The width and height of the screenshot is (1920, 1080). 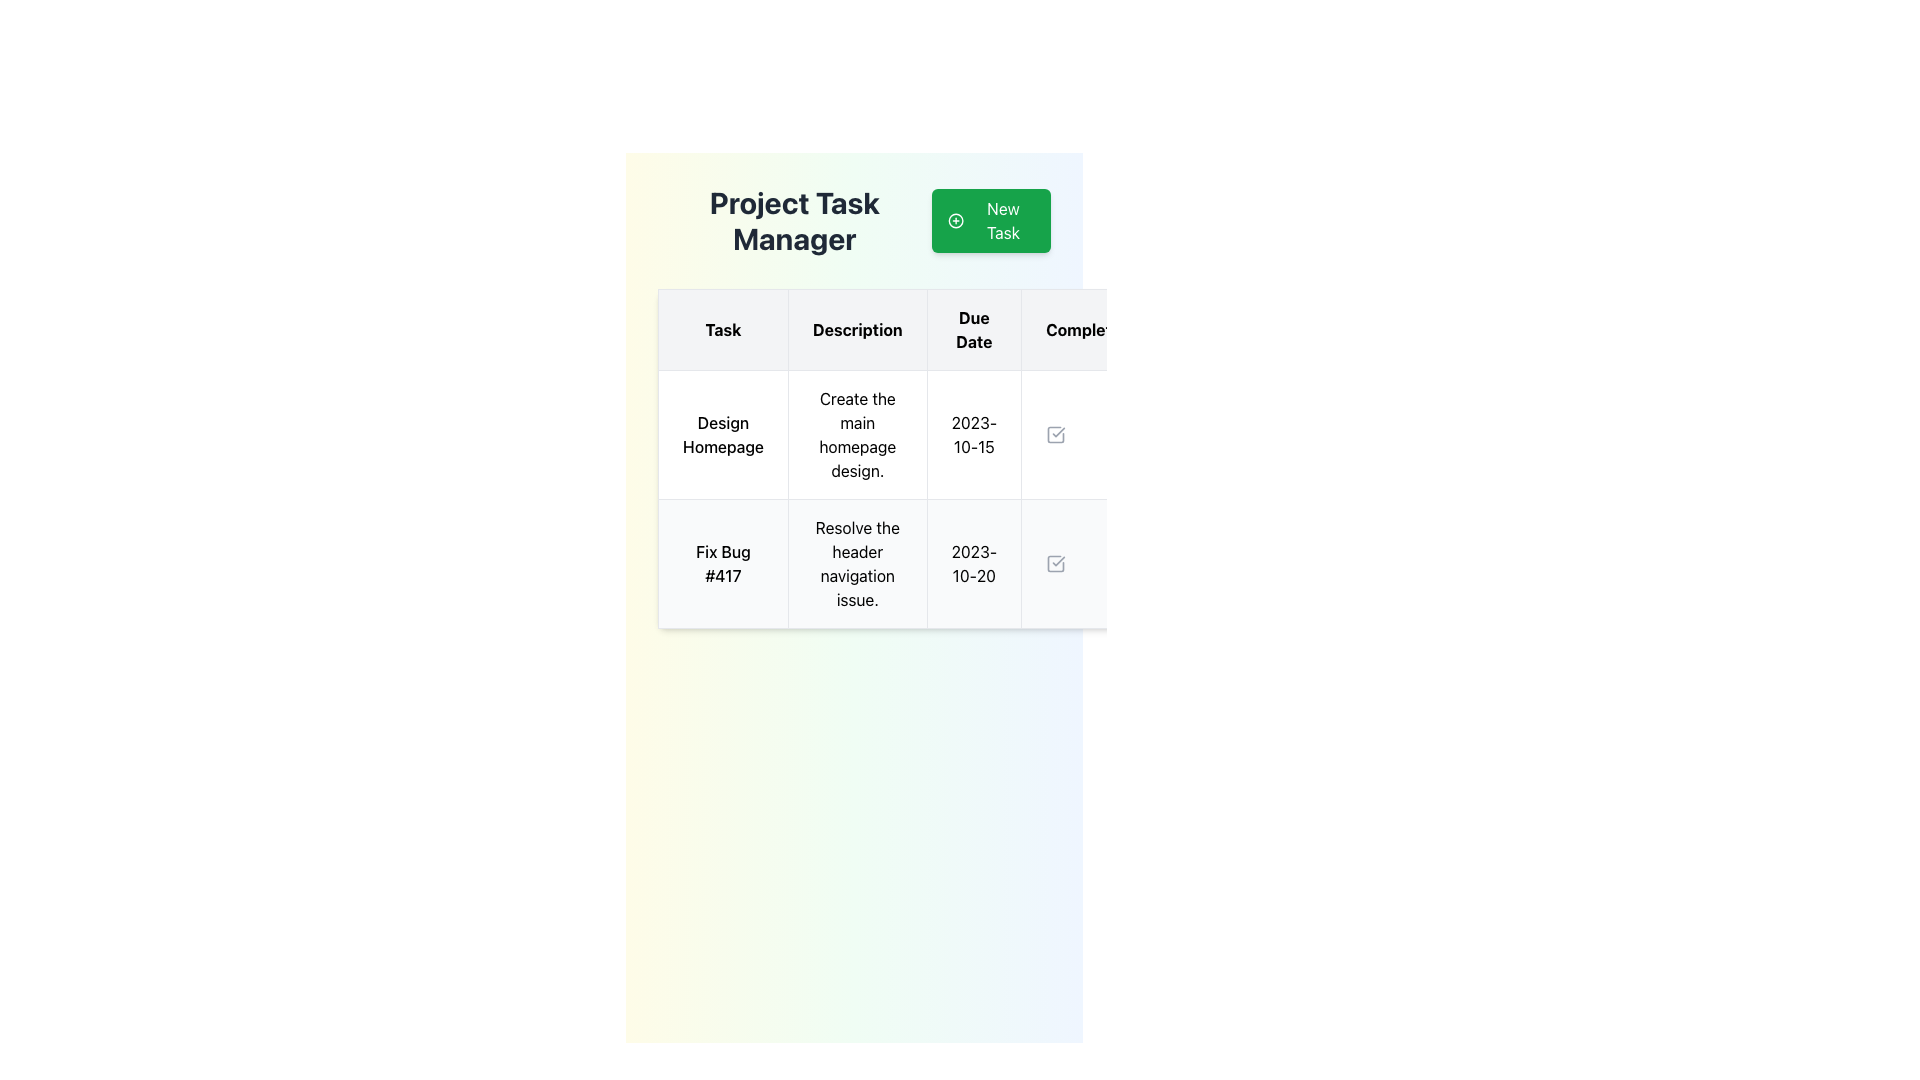 What do you see at coordinates (1082, 329) in the screenshot?
I see `the table header cell containing the text 'Complete', located in the fourth column of the grid header` at bounding box center [1082, 329].